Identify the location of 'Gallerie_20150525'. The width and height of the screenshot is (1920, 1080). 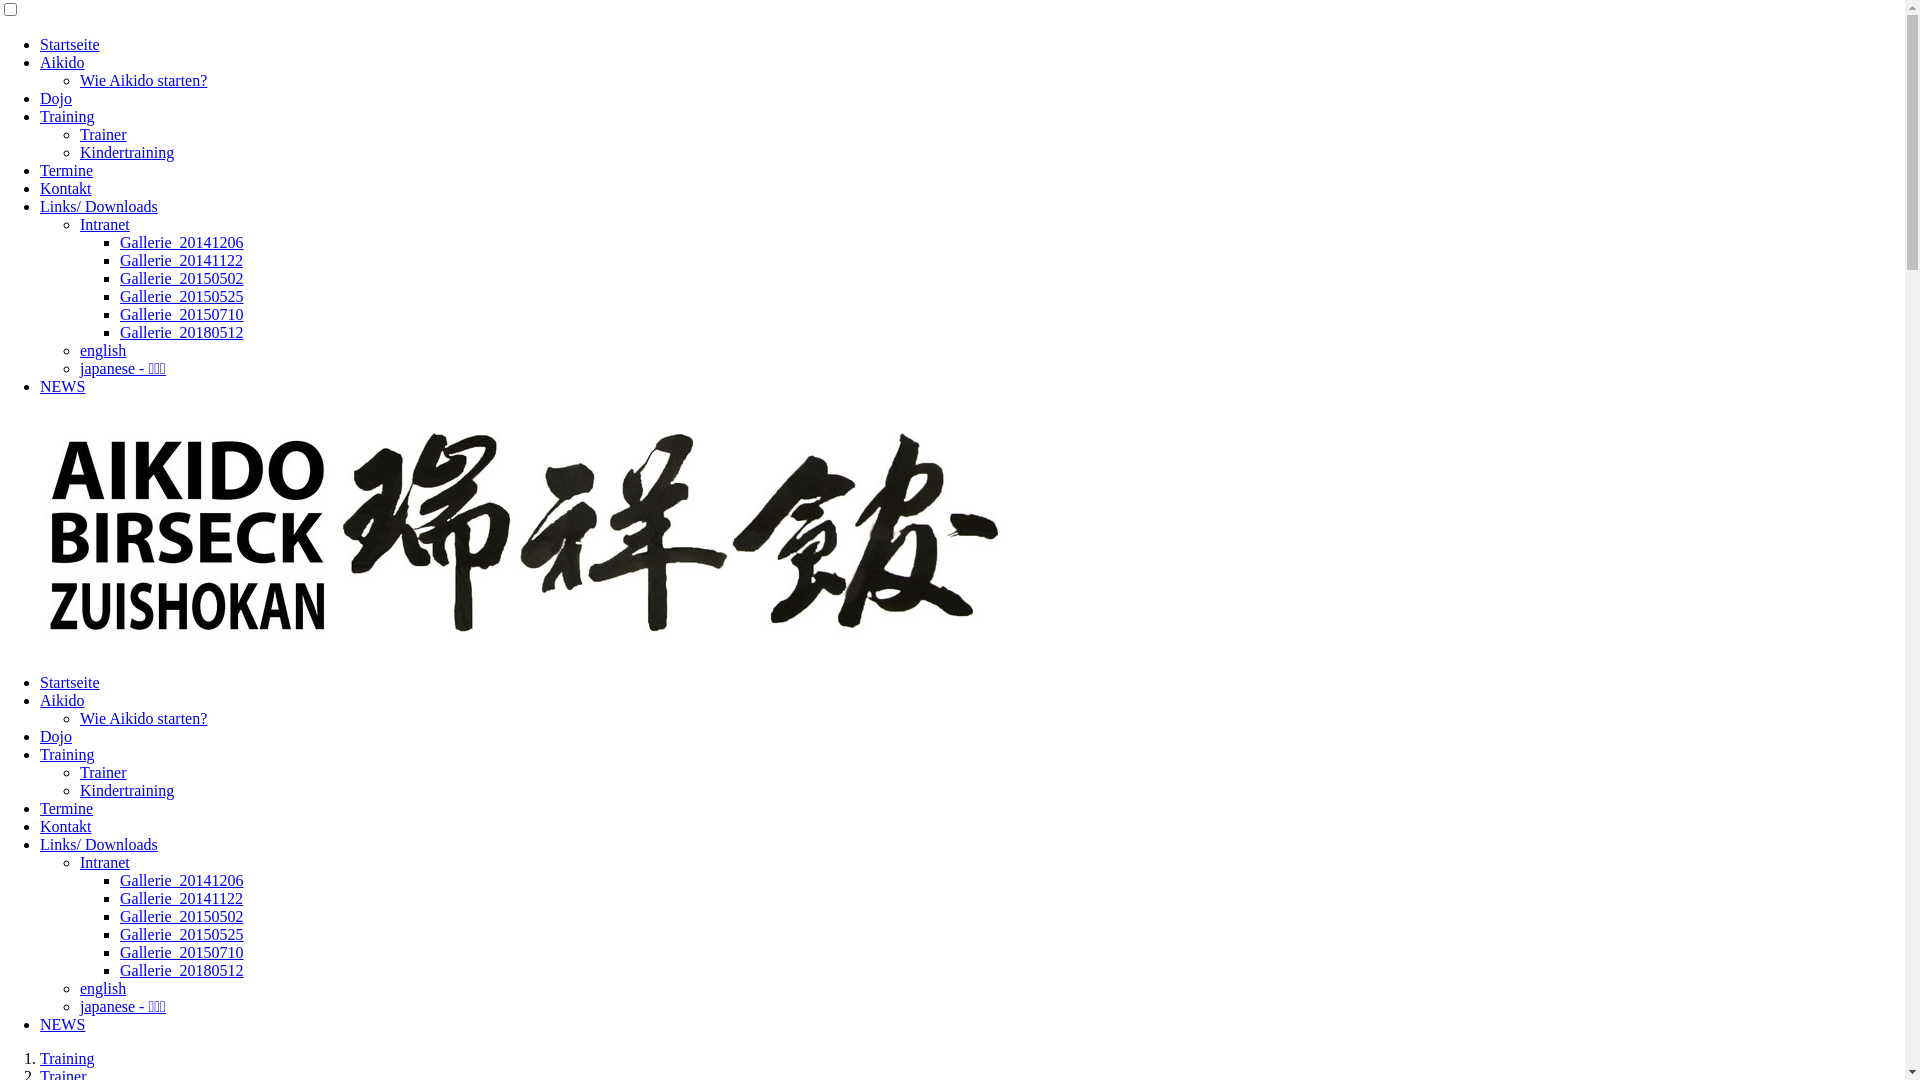
(119, 934).